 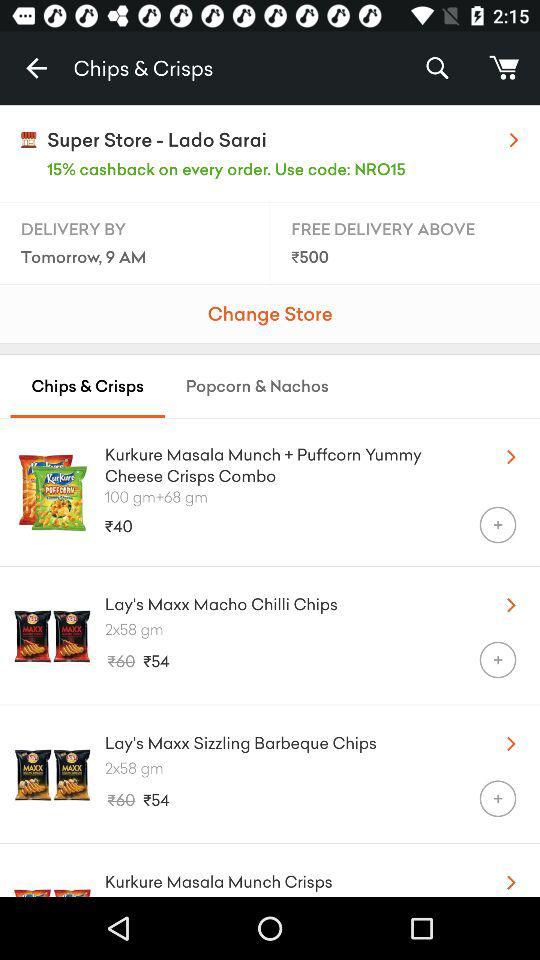 What do you see at coordinates (496, 659) in the screenshot?
I see `the item below the 2x58 gm icon` at bounding box center [496, 659].